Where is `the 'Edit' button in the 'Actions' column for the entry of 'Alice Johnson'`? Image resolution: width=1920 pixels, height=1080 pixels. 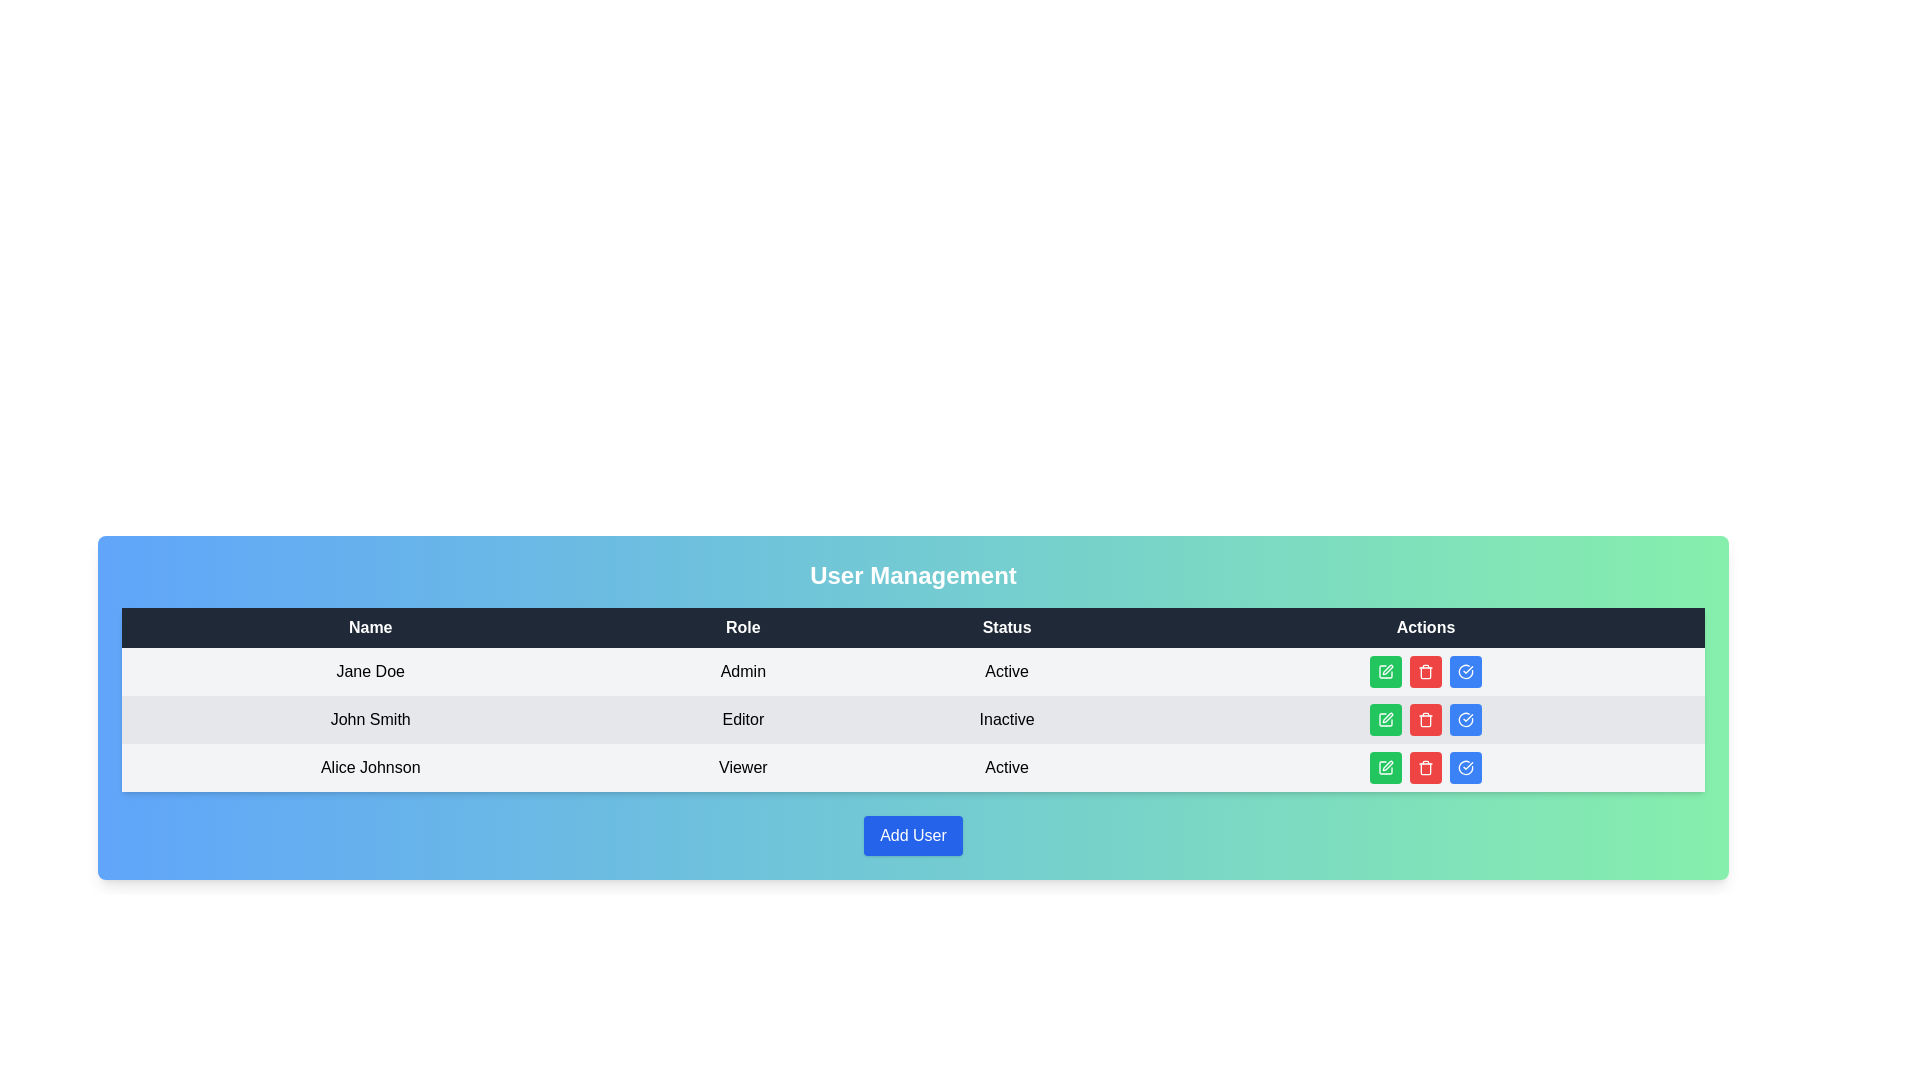
the 'Edit' button in the 'Actions' column for the entry of 'Alice Johnson' is located at coordinates (1386, 765).